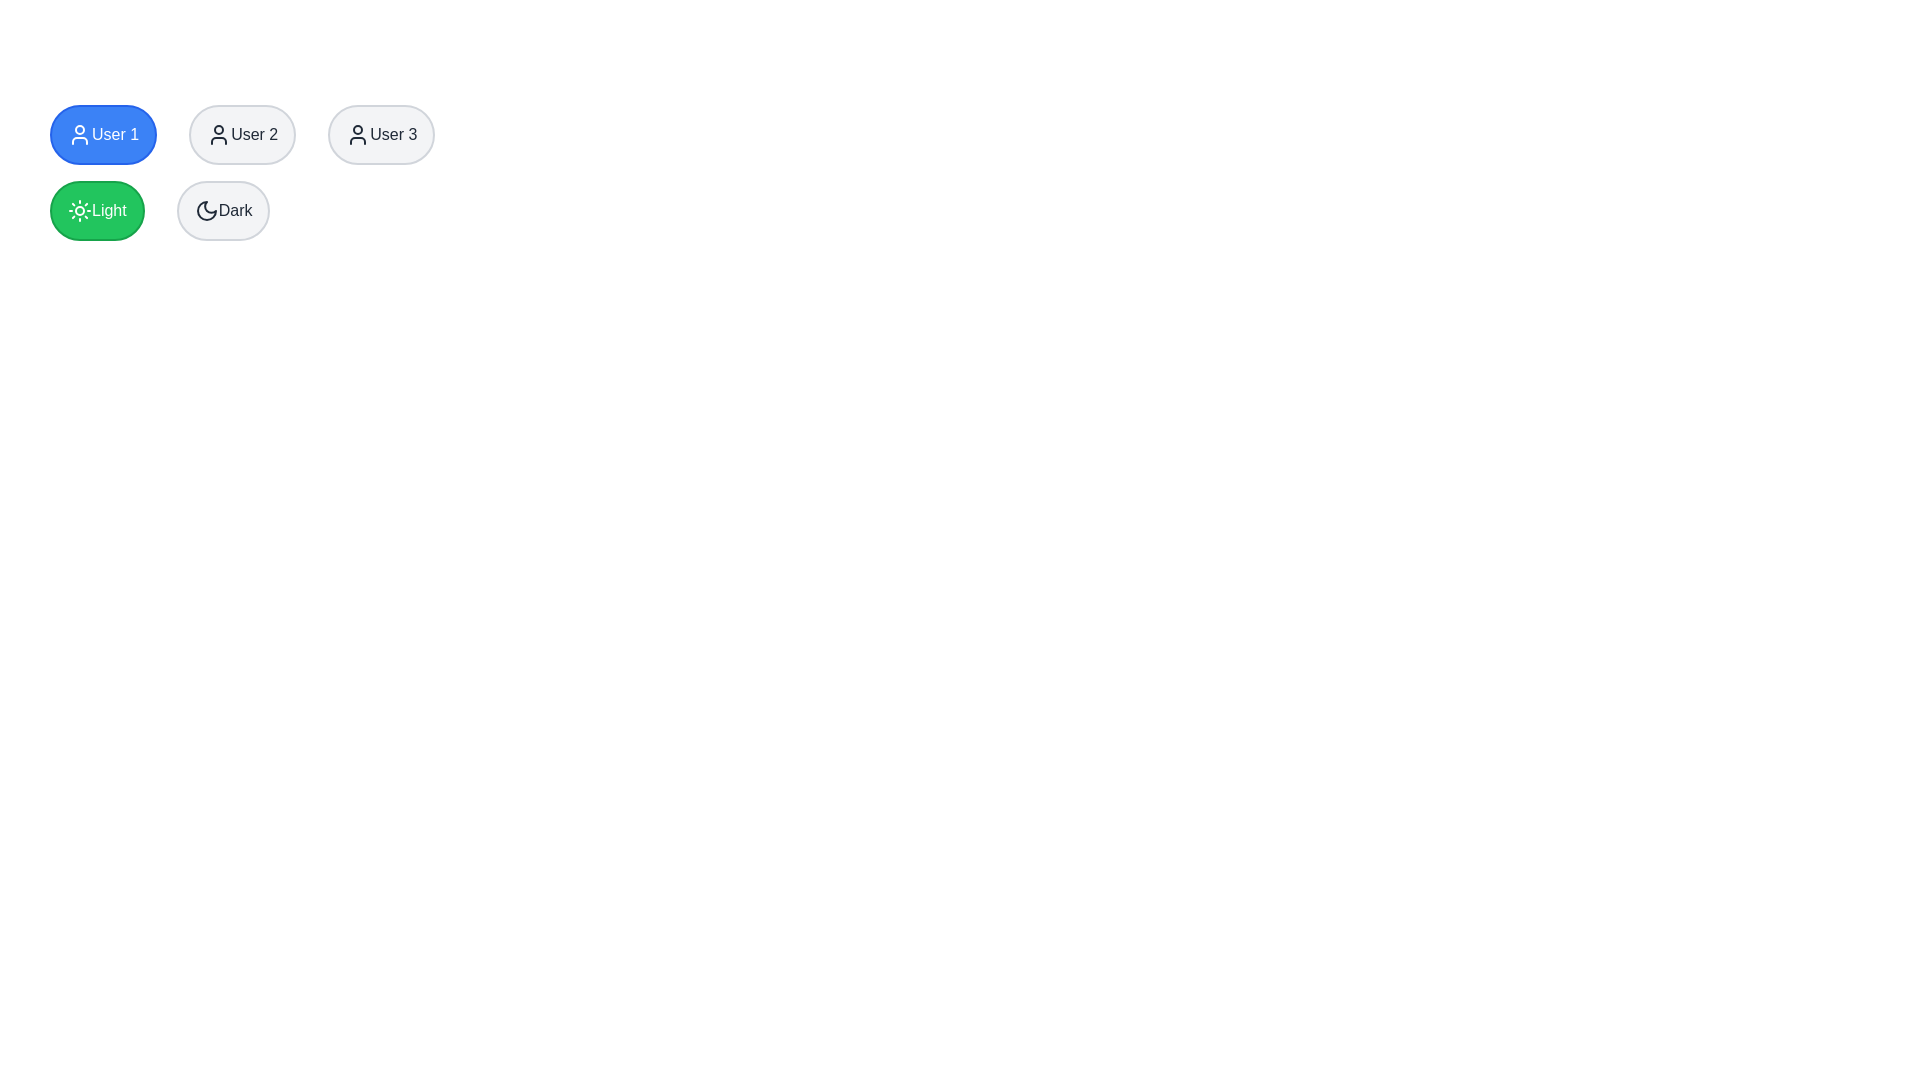  I want to click on the circular button labeled 'User 3' which has a light gray background and a user silhouette icon, so click(381, 135).